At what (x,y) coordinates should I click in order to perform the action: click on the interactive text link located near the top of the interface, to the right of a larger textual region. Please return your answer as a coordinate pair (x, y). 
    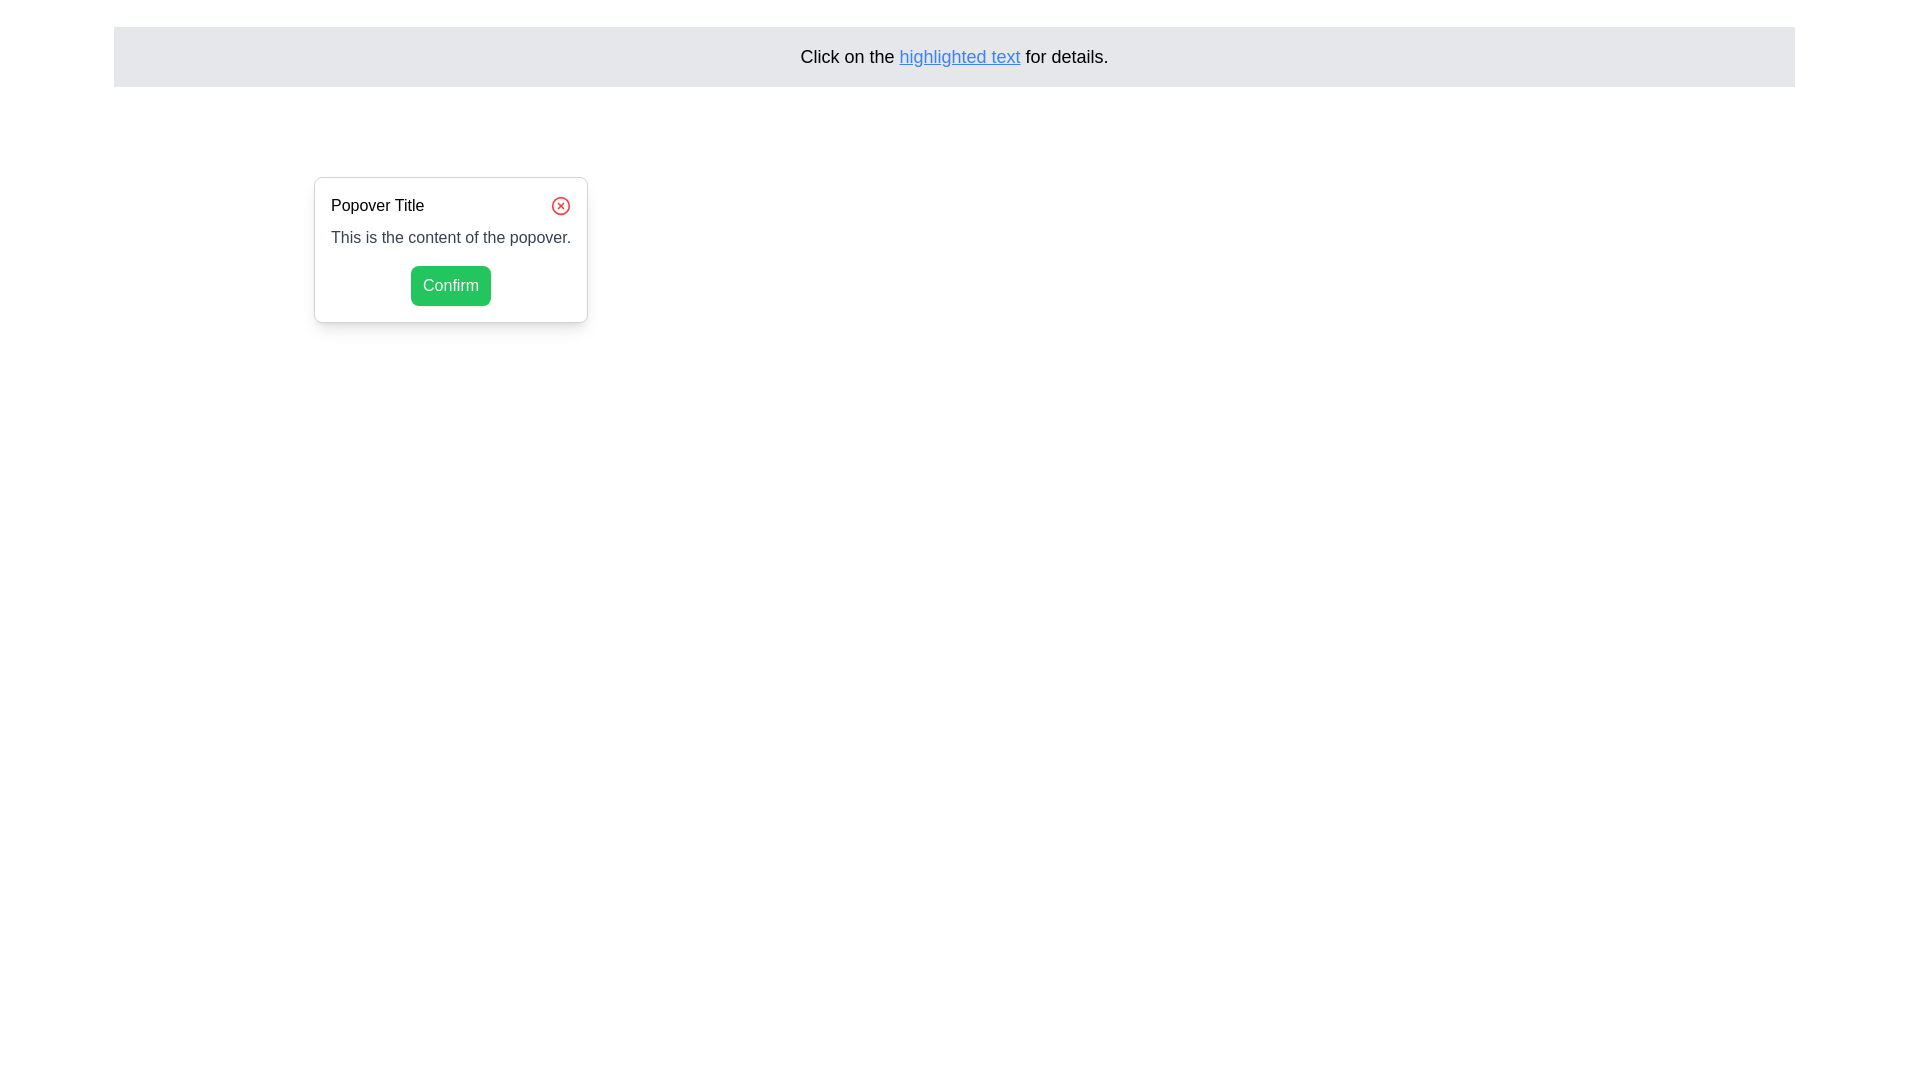
    Looking at the image, I should click on (960, 56).